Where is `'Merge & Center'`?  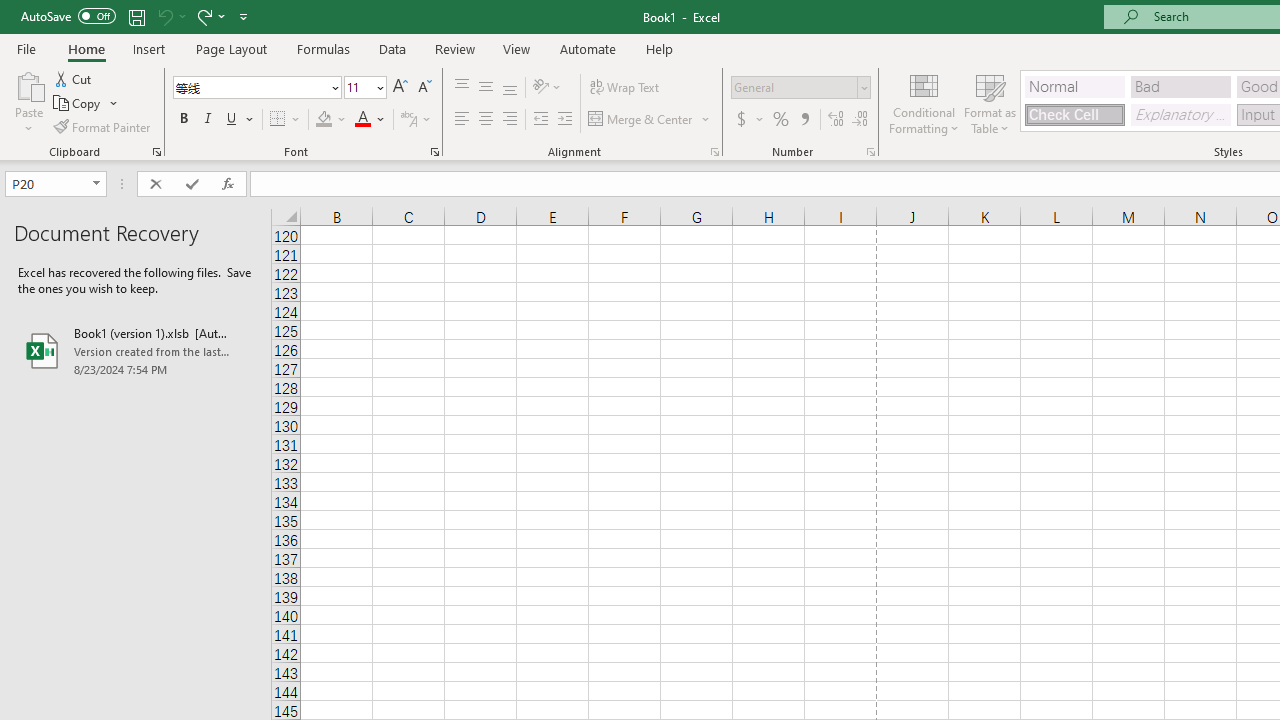
'Merge & Center' is located at coordinates (641, 119).